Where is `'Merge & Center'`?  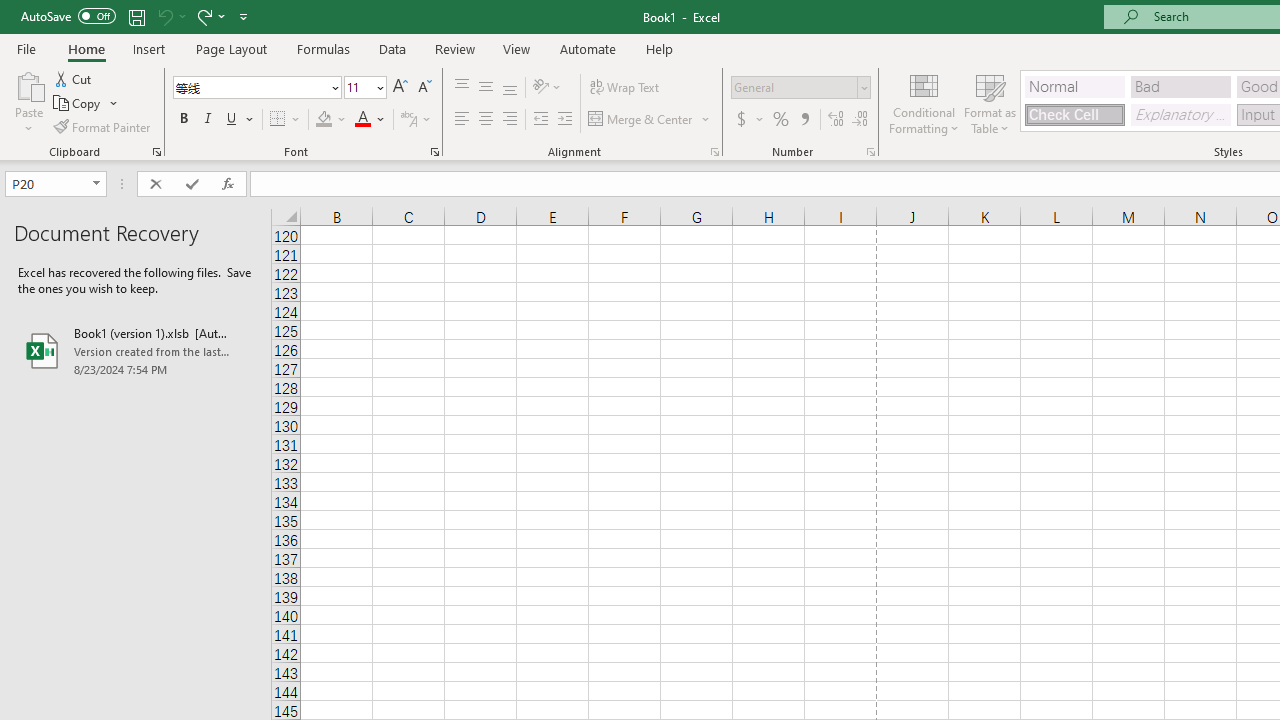
'Merge & Center' is located at coordinates (641, 119).